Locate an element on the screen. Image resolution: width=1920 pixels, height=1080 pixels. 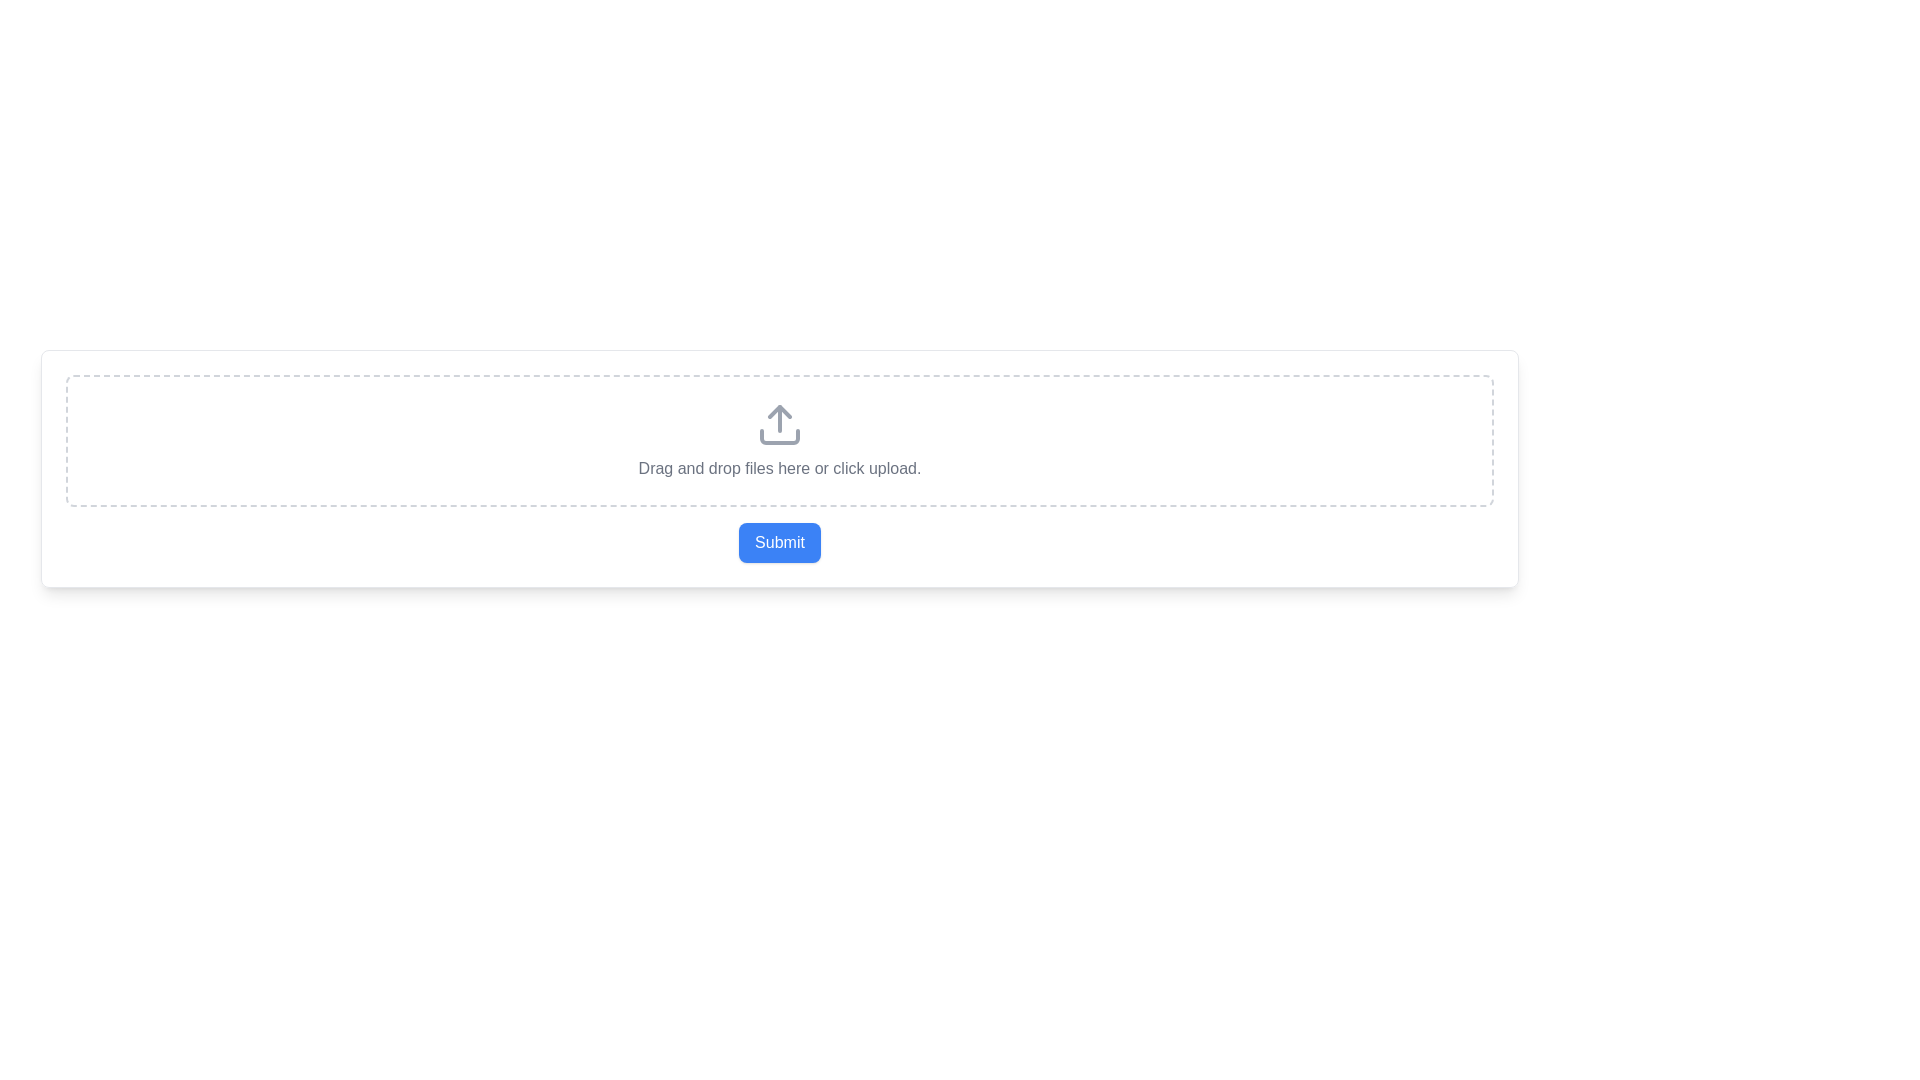
the instructional text label that guides users on how to upload files, located centrally below the upload icon within the dashed-bordered area is located at coordinates (778, 469).